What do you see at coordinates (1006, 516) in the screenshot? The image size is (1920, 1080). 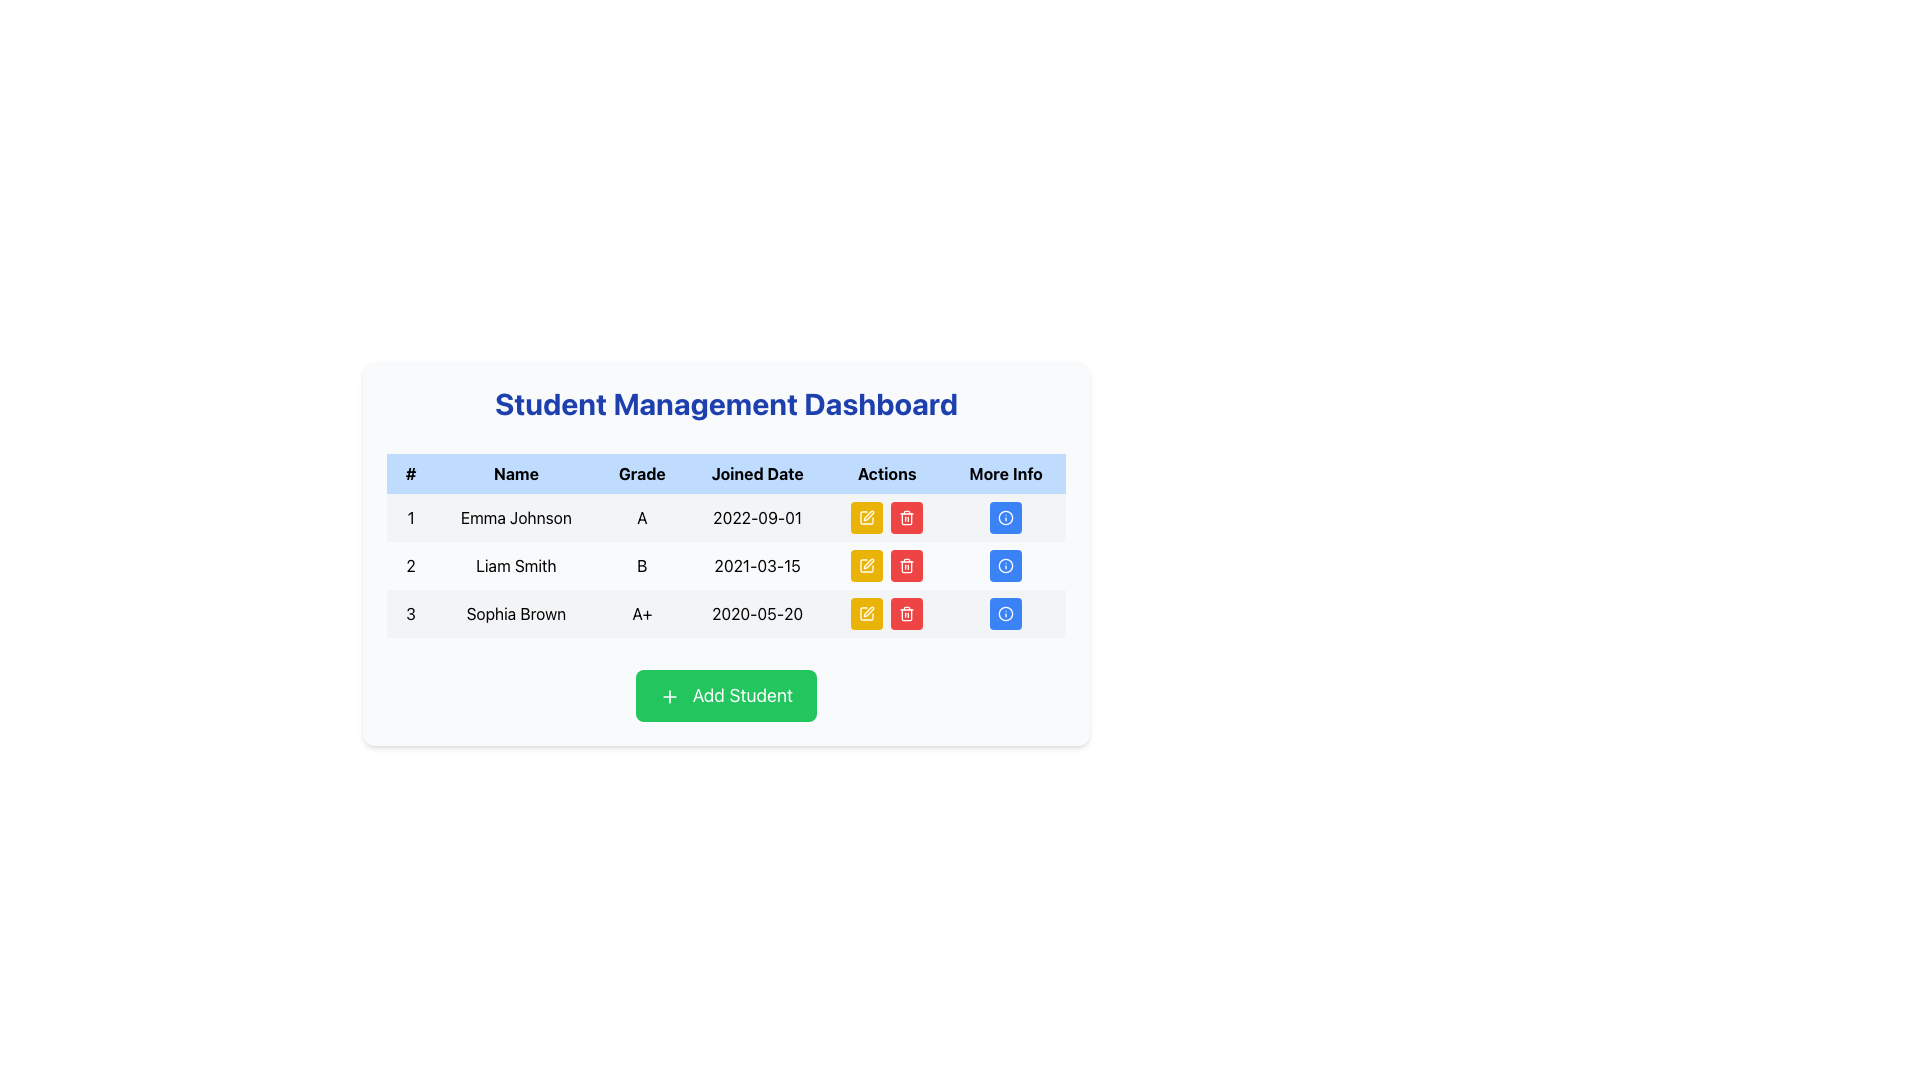 I see `the blue button with rounded corners and a white 'i' icon in the 'More Info' column for the row labeled 'Emma Johnson'` at bounding box center [1006, 516].